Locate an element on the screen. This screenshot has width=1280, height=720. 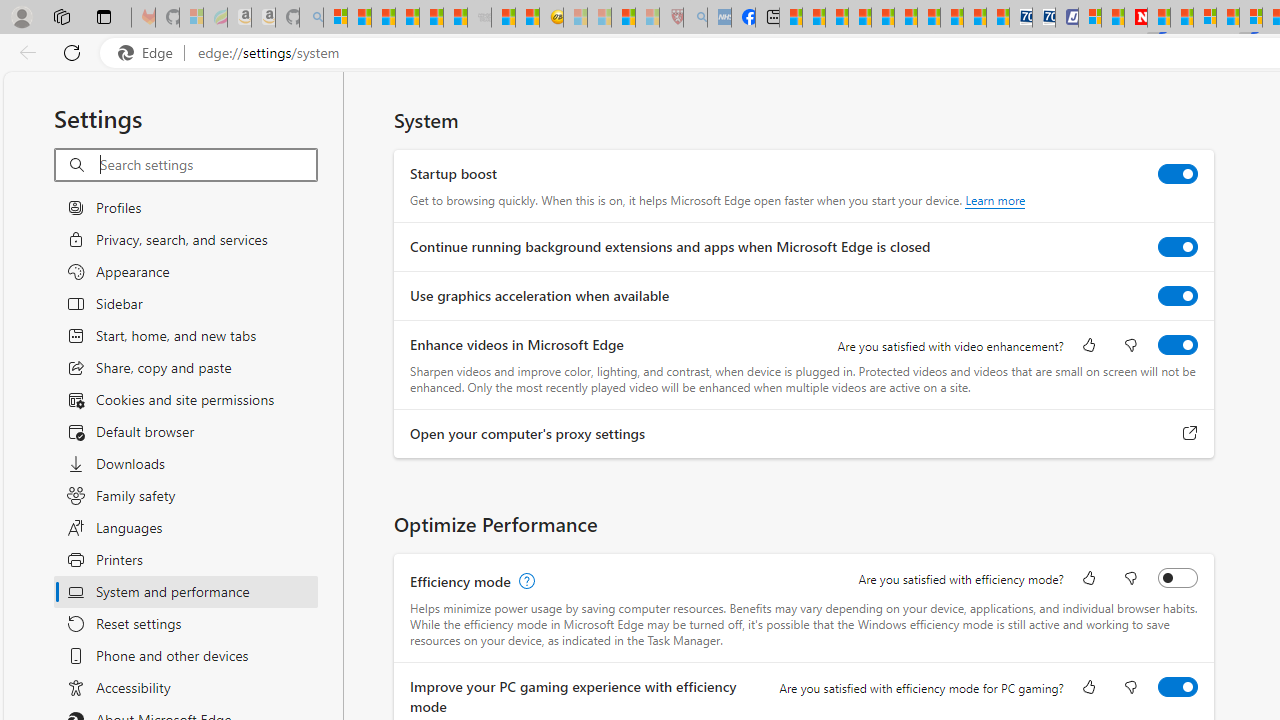
'14 Common Myths Debunked By Scientific Facts' is located at coordinates (1182, 17).